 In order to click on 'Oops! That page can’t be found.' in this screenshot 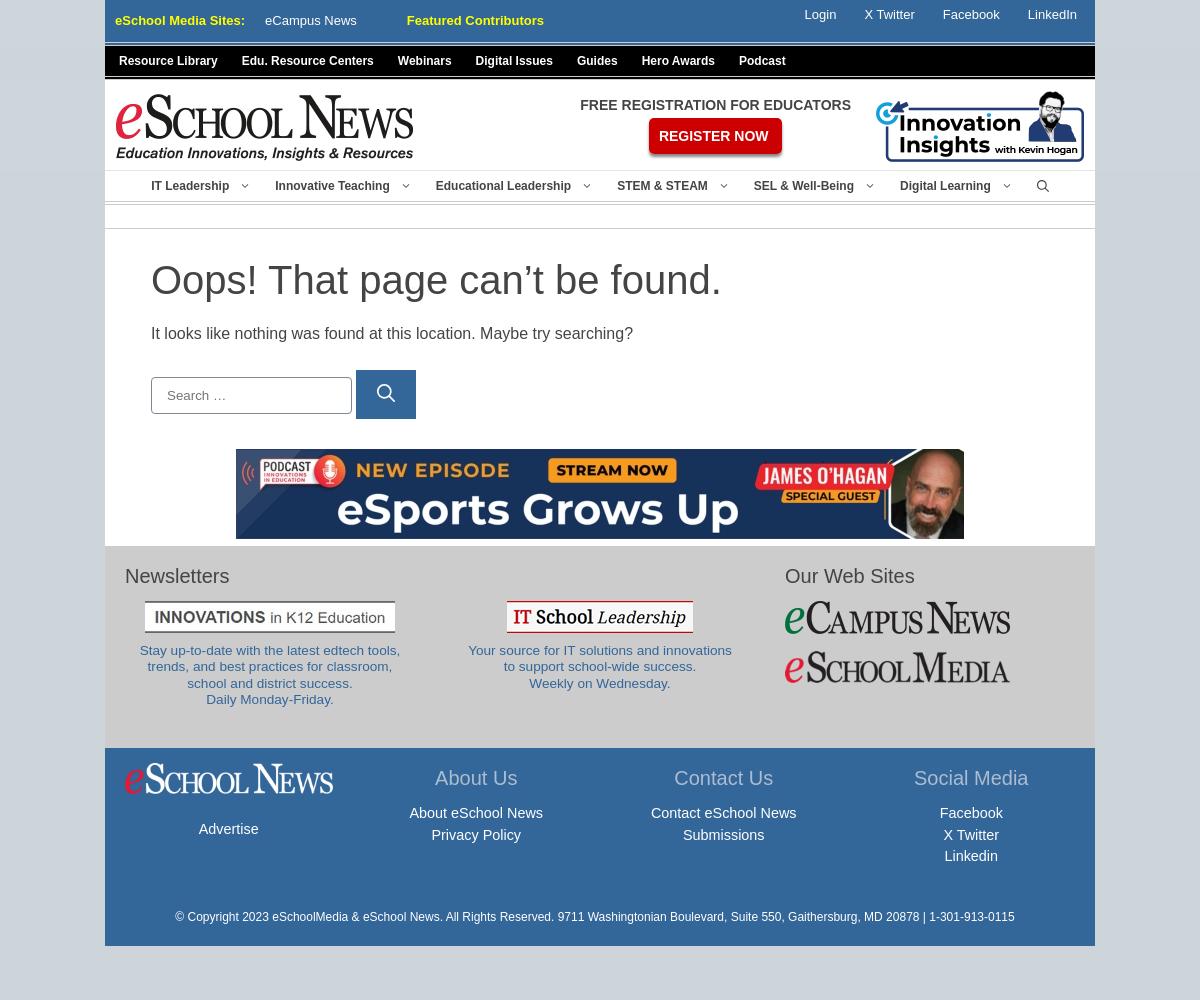, I will do `click(435, 280)`.